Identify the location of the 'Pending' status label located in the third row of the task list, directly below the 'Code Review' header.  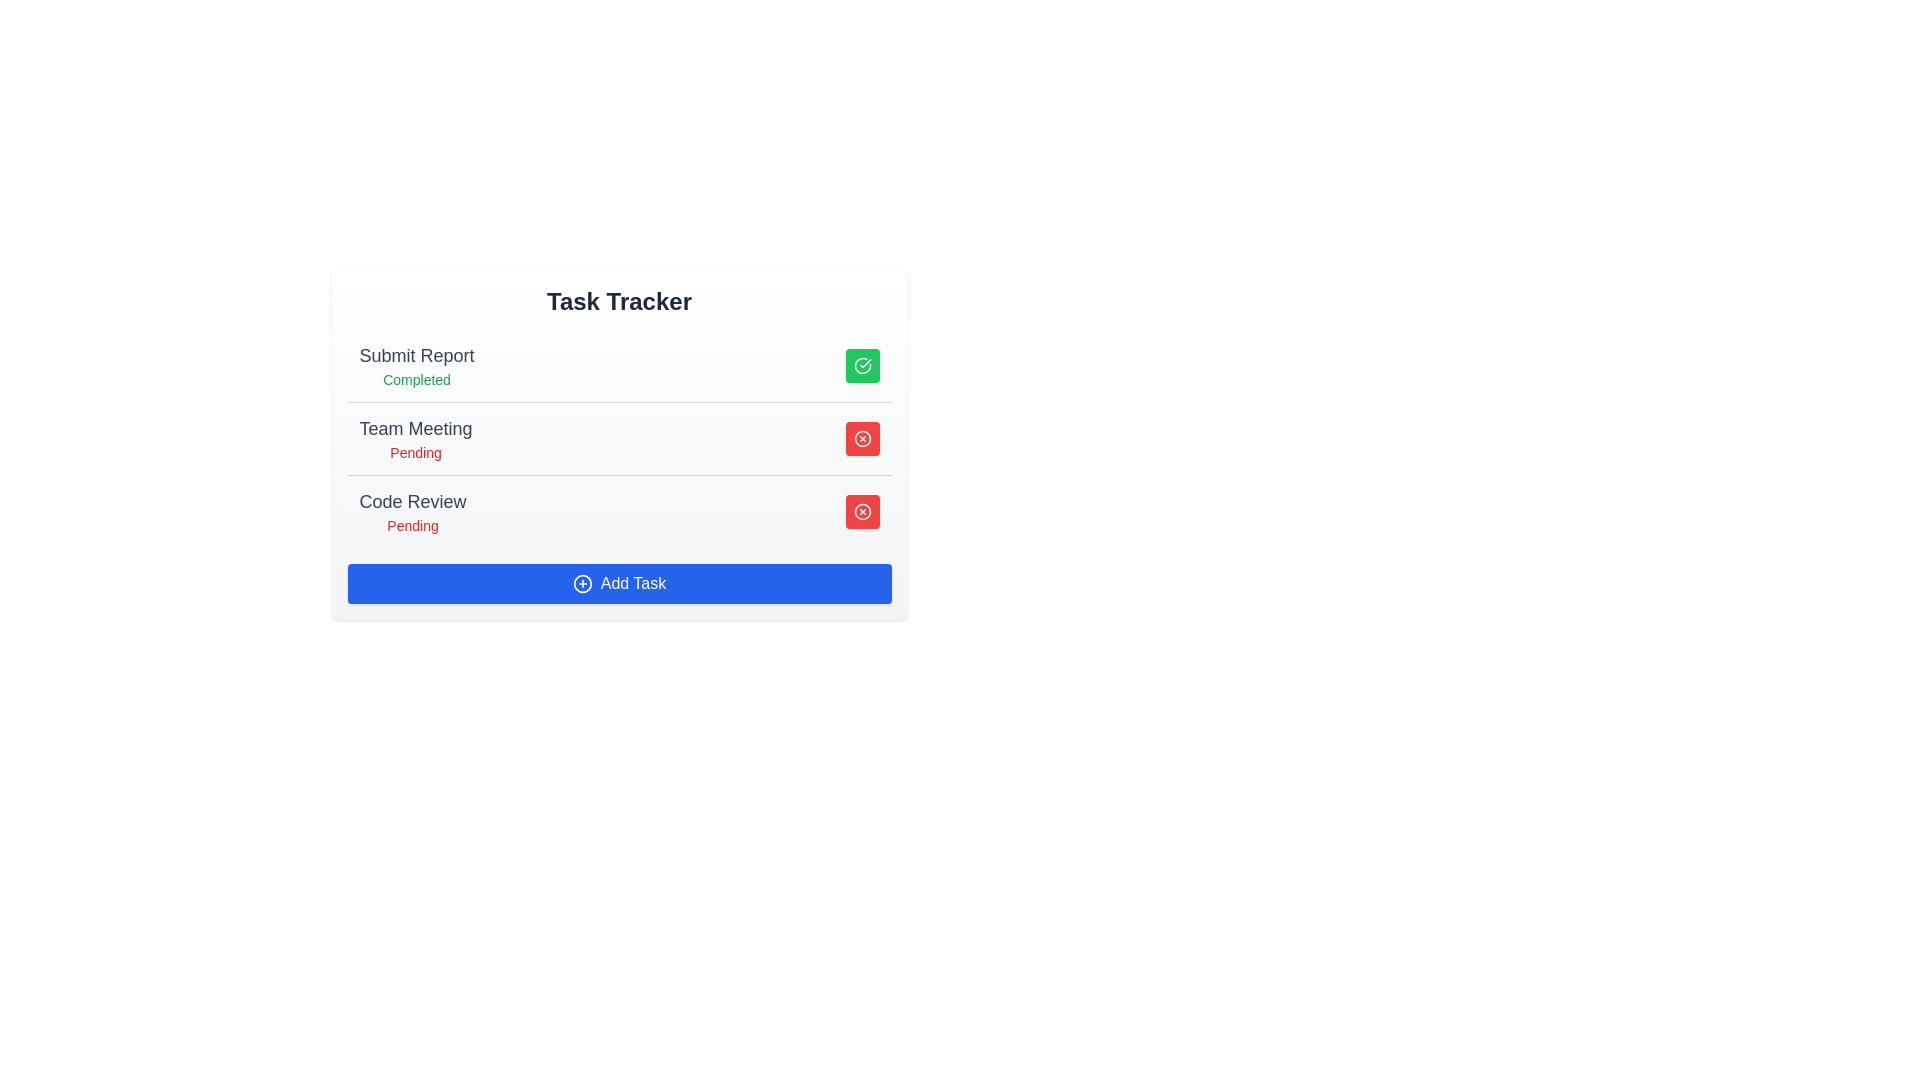
(411, 524).